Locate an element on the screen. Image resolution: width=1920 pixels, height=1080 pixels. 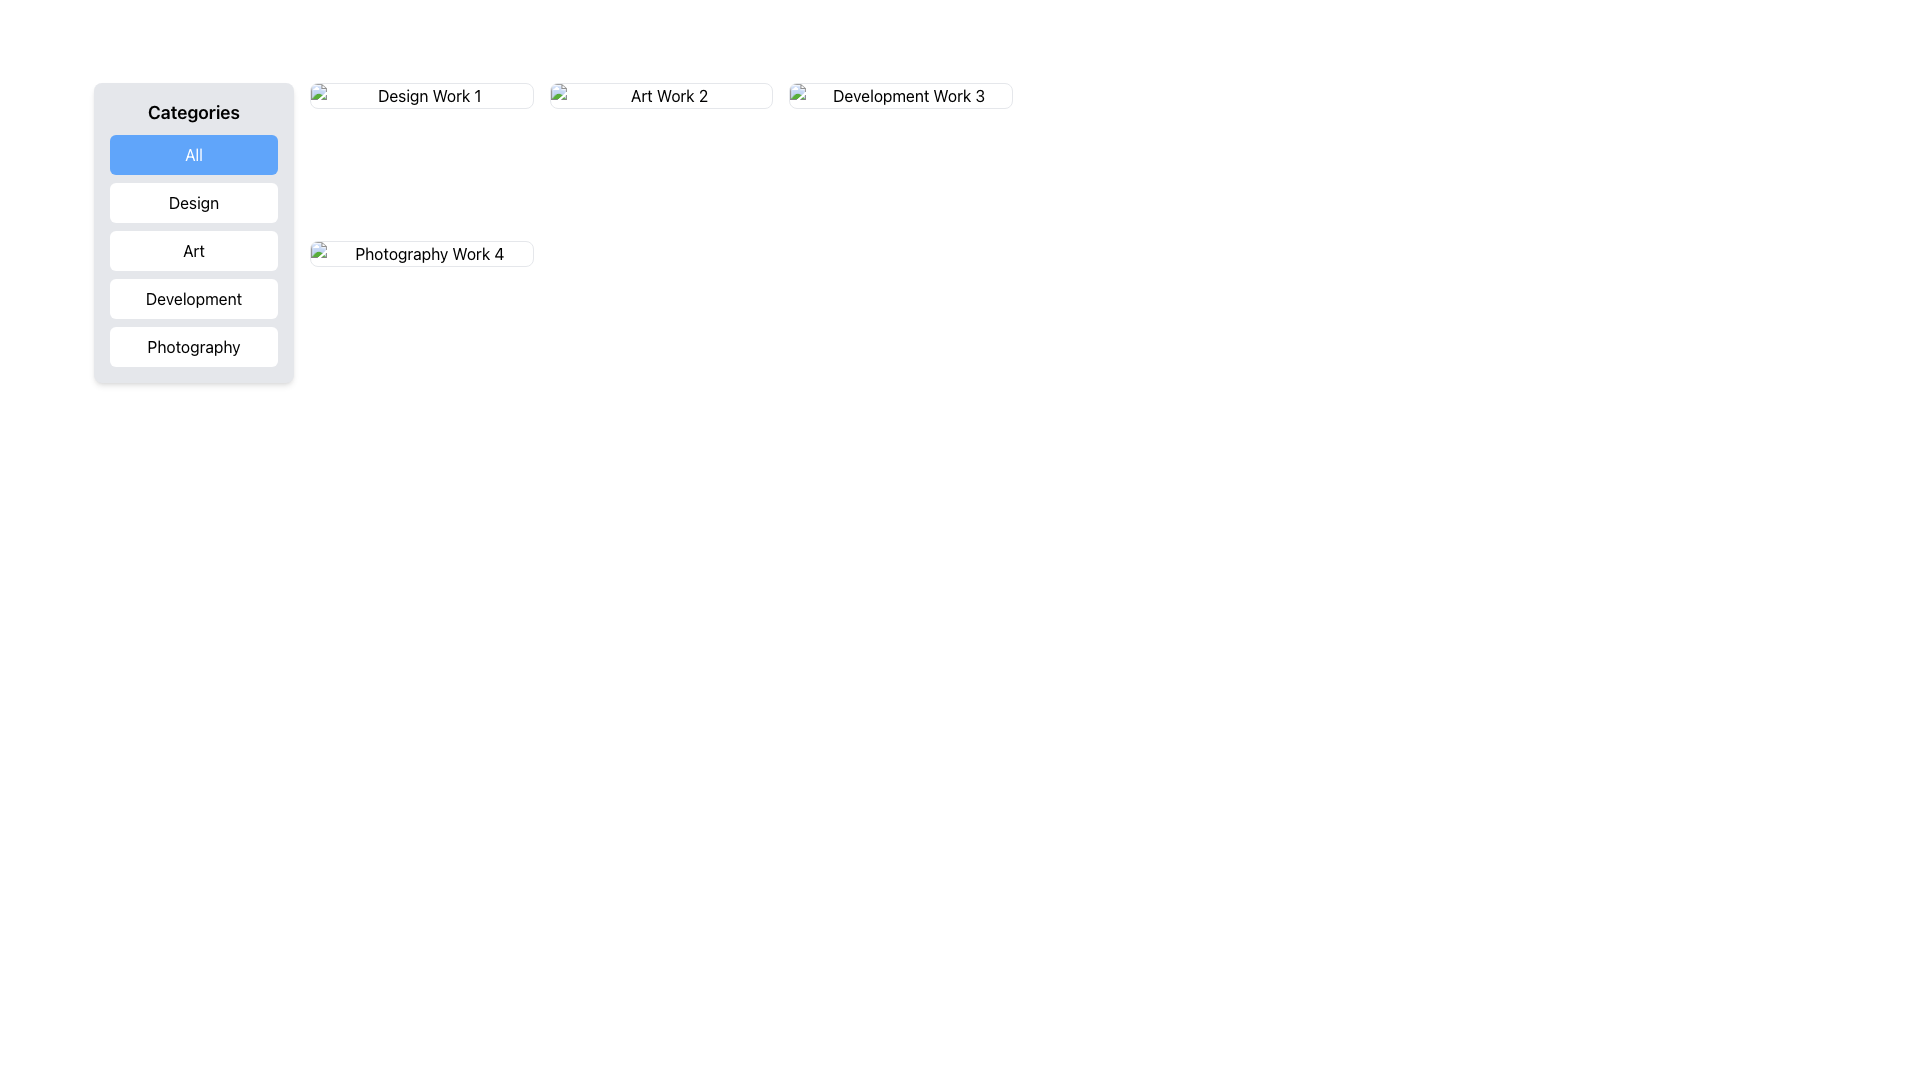
the first image placeholder that displays the text 'Design' in the center, located at the top-left corner of the layout is located at coordinates (420, 96).